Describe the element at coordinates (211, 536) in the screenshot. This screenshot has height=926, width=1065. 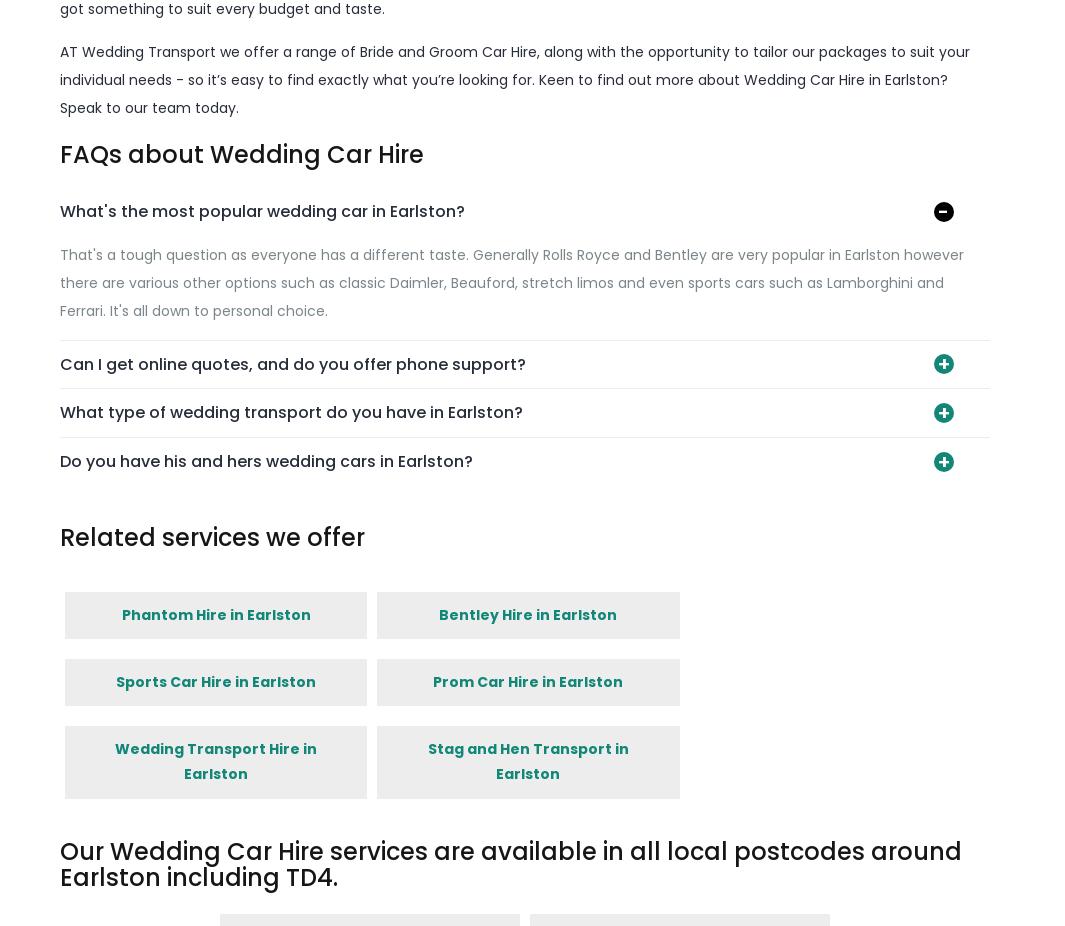
I see `'Related services we offer'` at that location.